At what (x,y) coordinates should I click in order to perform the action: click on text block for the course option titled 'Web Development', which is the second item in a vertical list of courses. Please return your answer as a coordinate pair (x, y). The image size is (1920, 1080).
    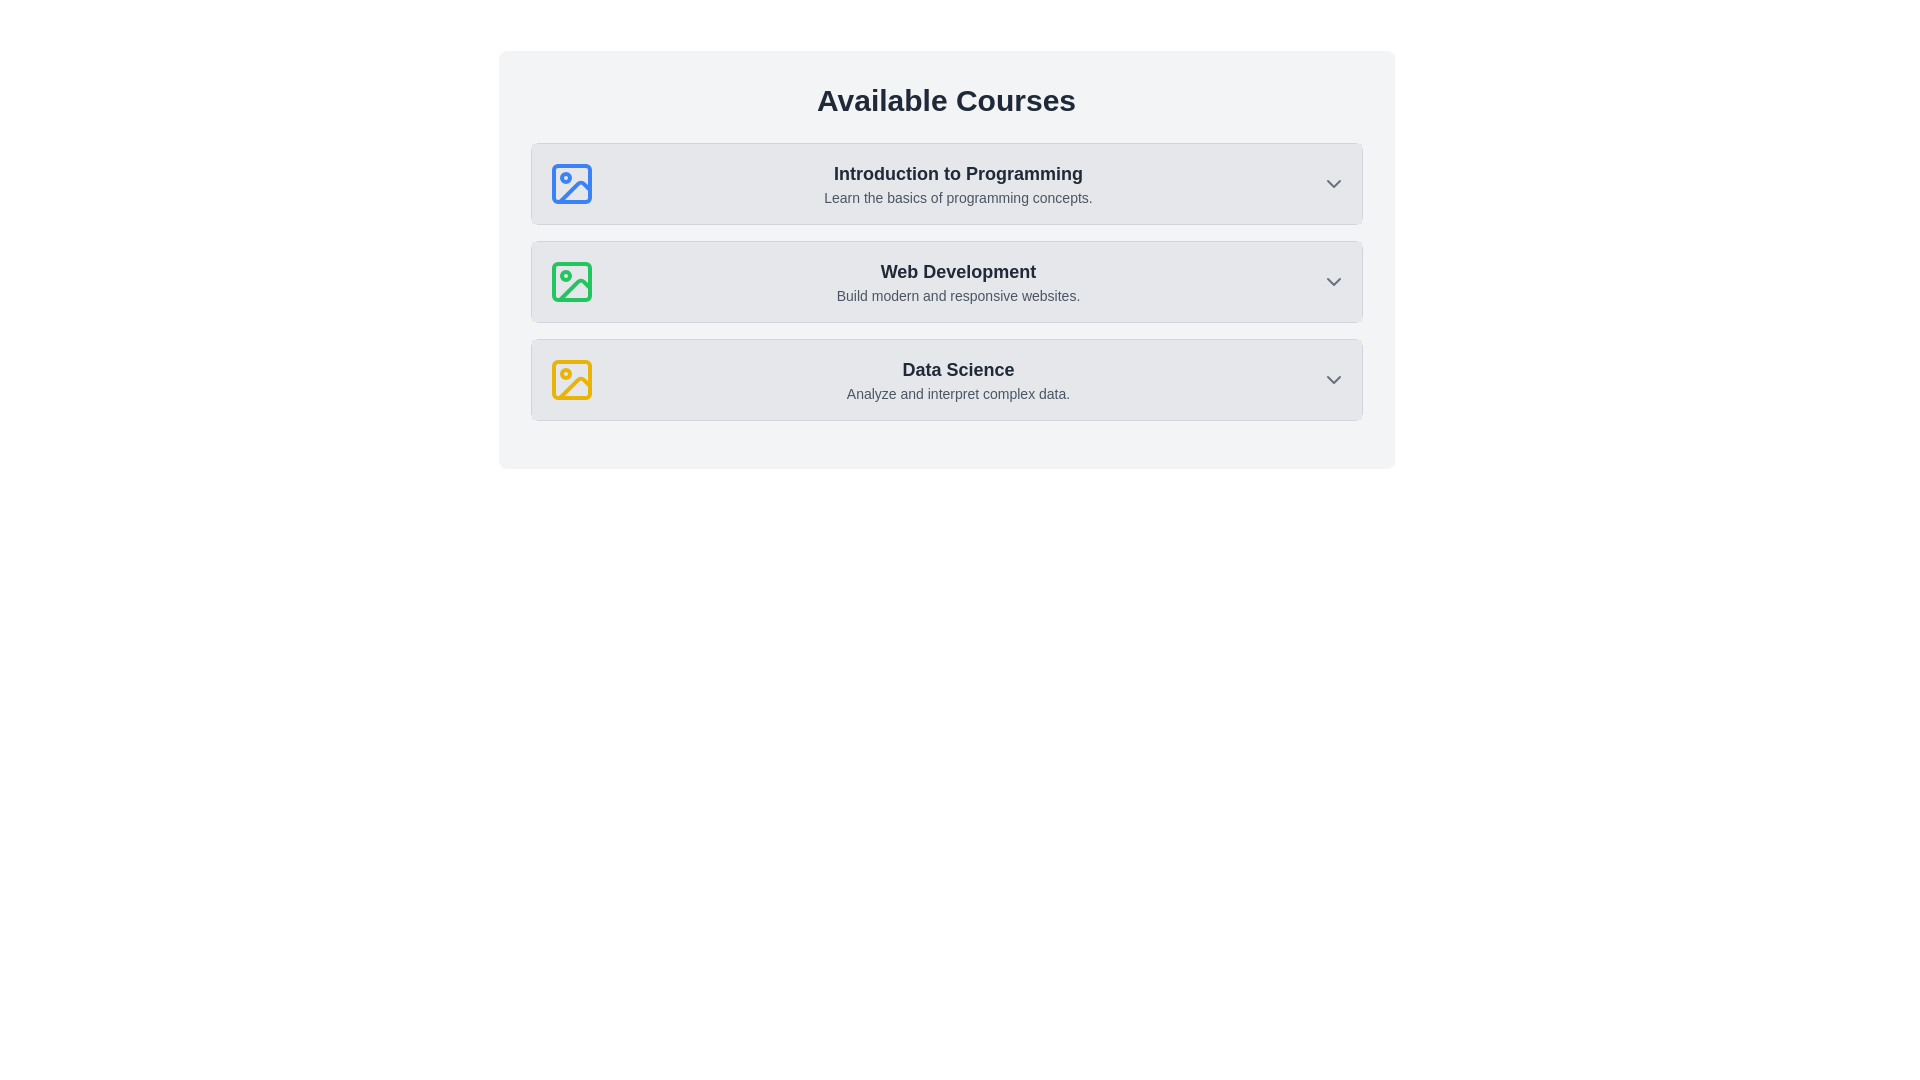
    Looking at the image, I should click on (957, 281).